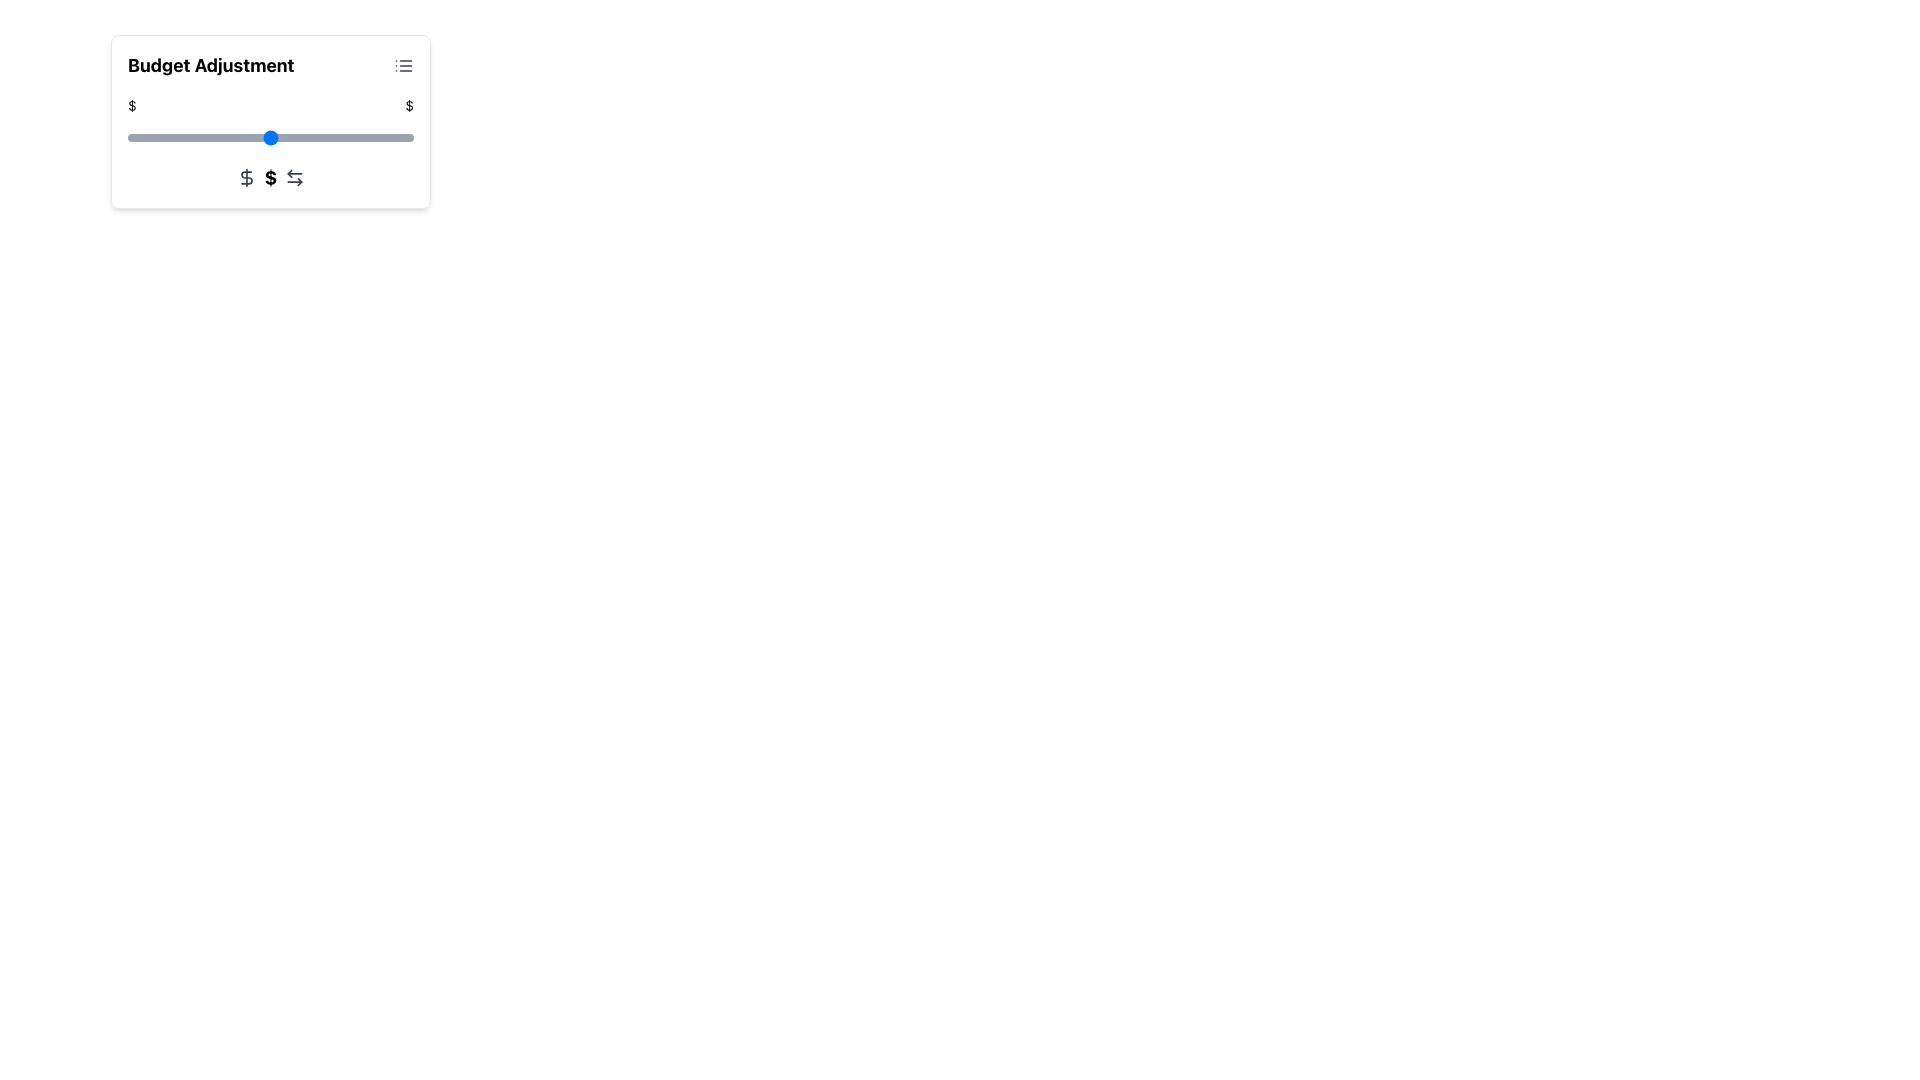 This screenshot has height=1080, width=1920. I want to click on the budget adjustment slider, so click(310, 137).